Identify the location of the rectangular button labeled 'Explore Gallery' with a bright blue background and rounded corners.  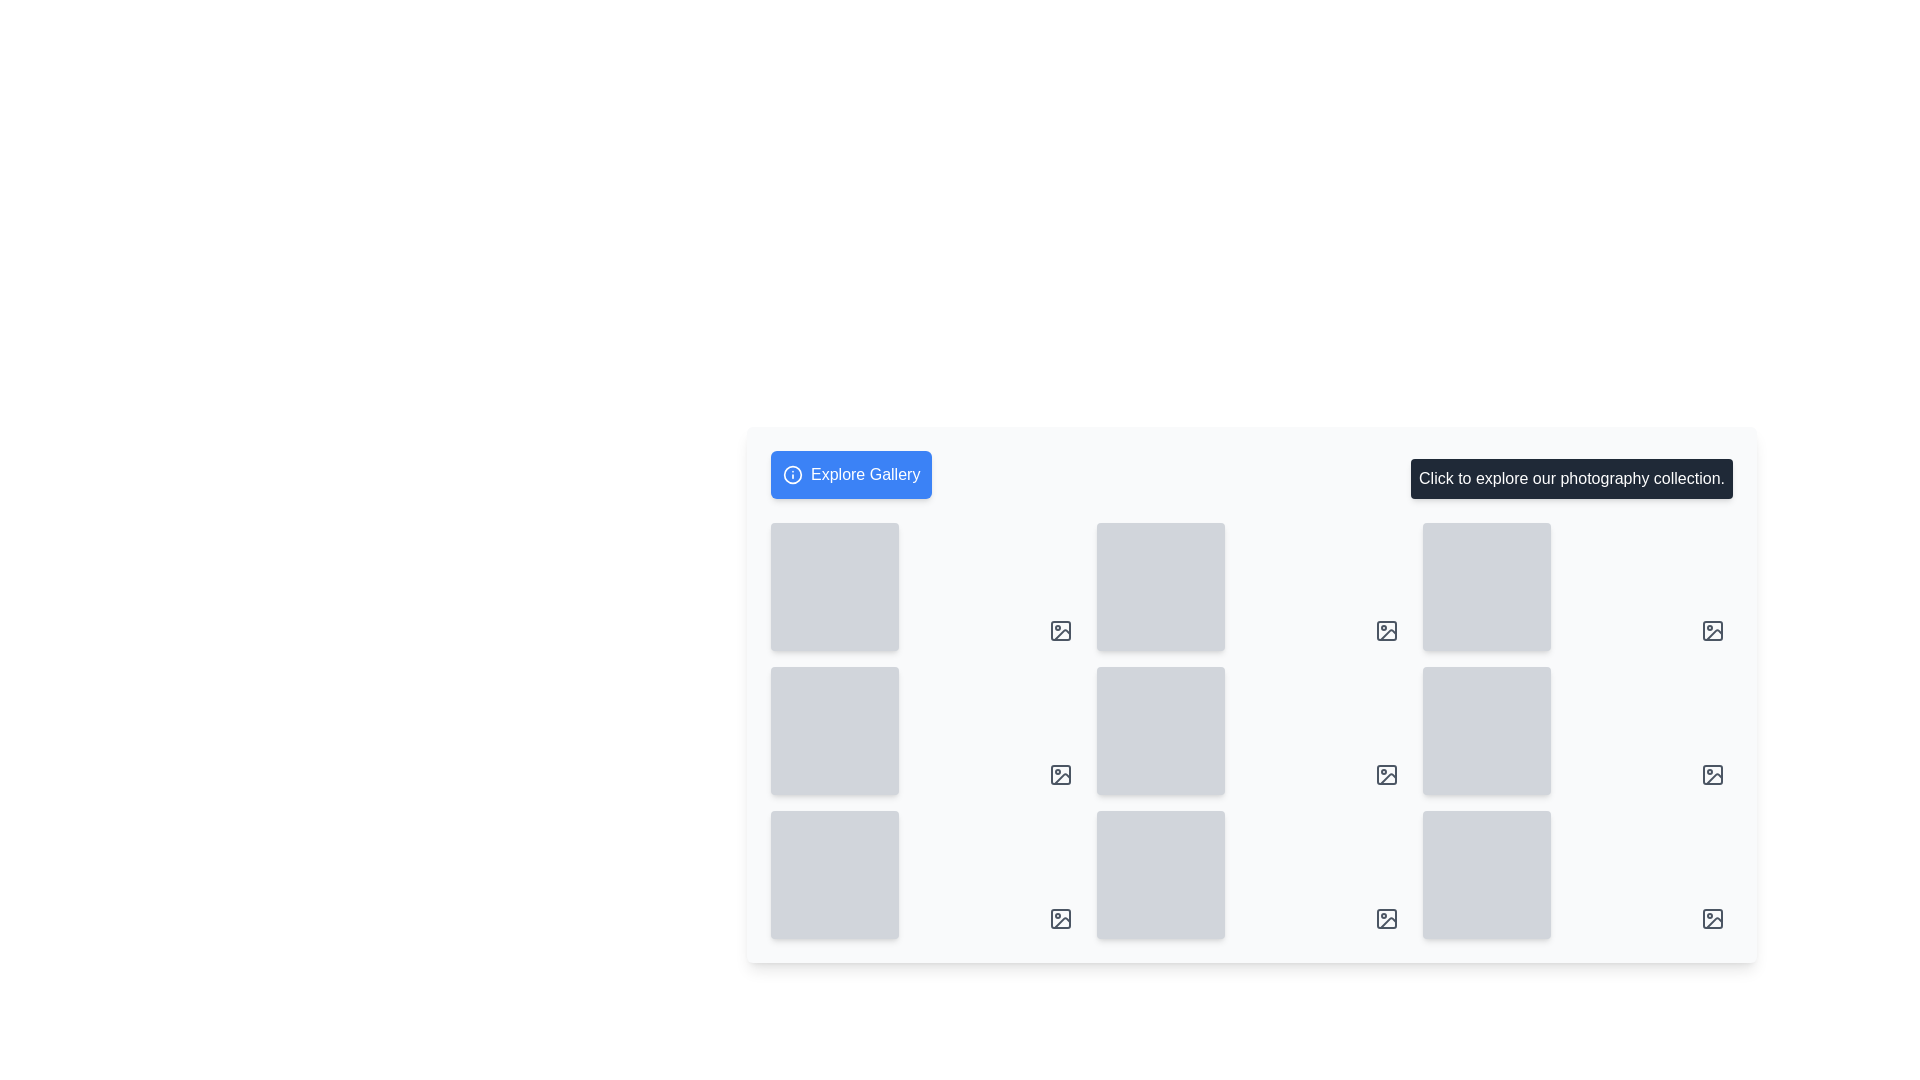
(851, 474).